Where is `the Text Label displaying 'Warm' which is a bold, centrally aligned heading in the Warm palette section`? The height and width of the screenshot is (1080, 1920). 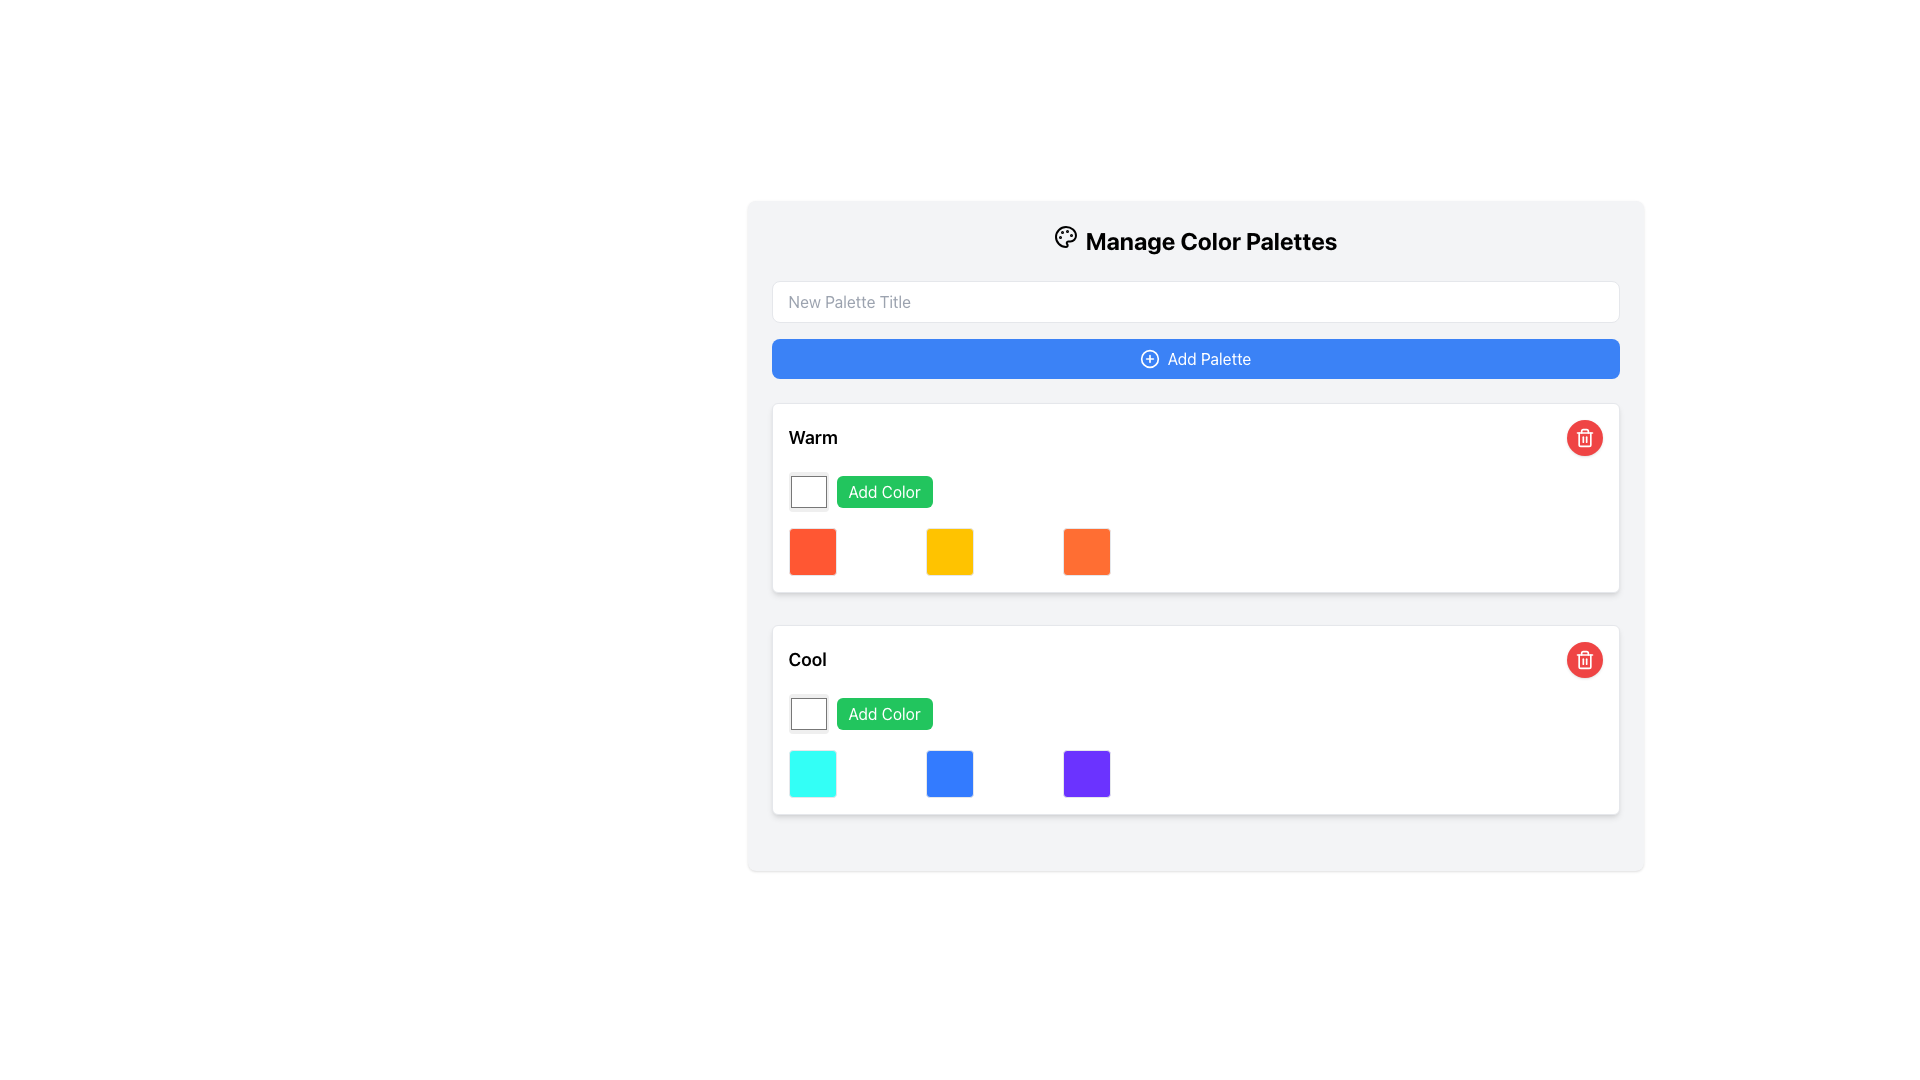 the Text Label displaying 'Warm' which is a bold, centrally aligned heading in the Warm palette section is located at coordinates (813, 437).